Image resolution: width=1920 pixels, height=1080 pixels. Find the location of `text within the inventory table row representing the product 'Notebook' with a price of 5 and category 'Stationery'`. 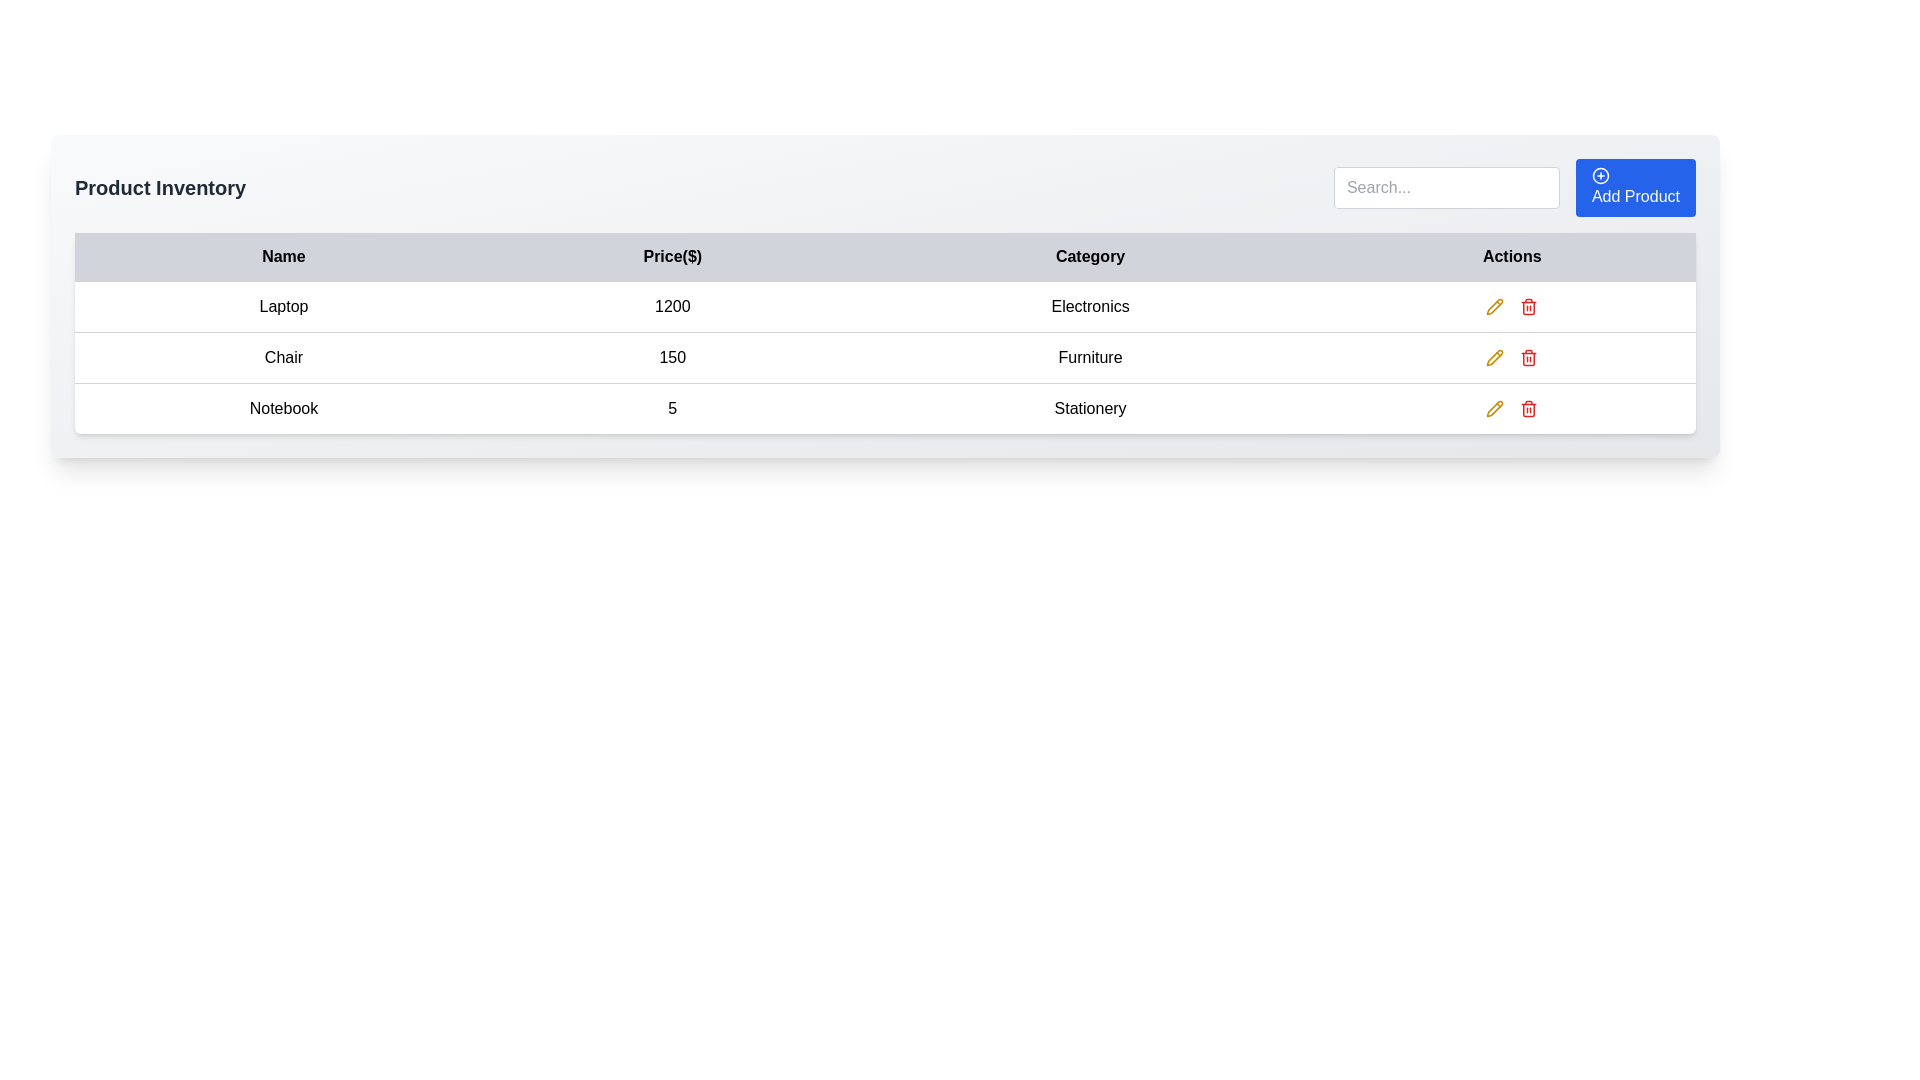

text within the inventory table row representing the product 'Notebook' with a price of 5 and category 'Stationery' is located at coordinates (884, 407).